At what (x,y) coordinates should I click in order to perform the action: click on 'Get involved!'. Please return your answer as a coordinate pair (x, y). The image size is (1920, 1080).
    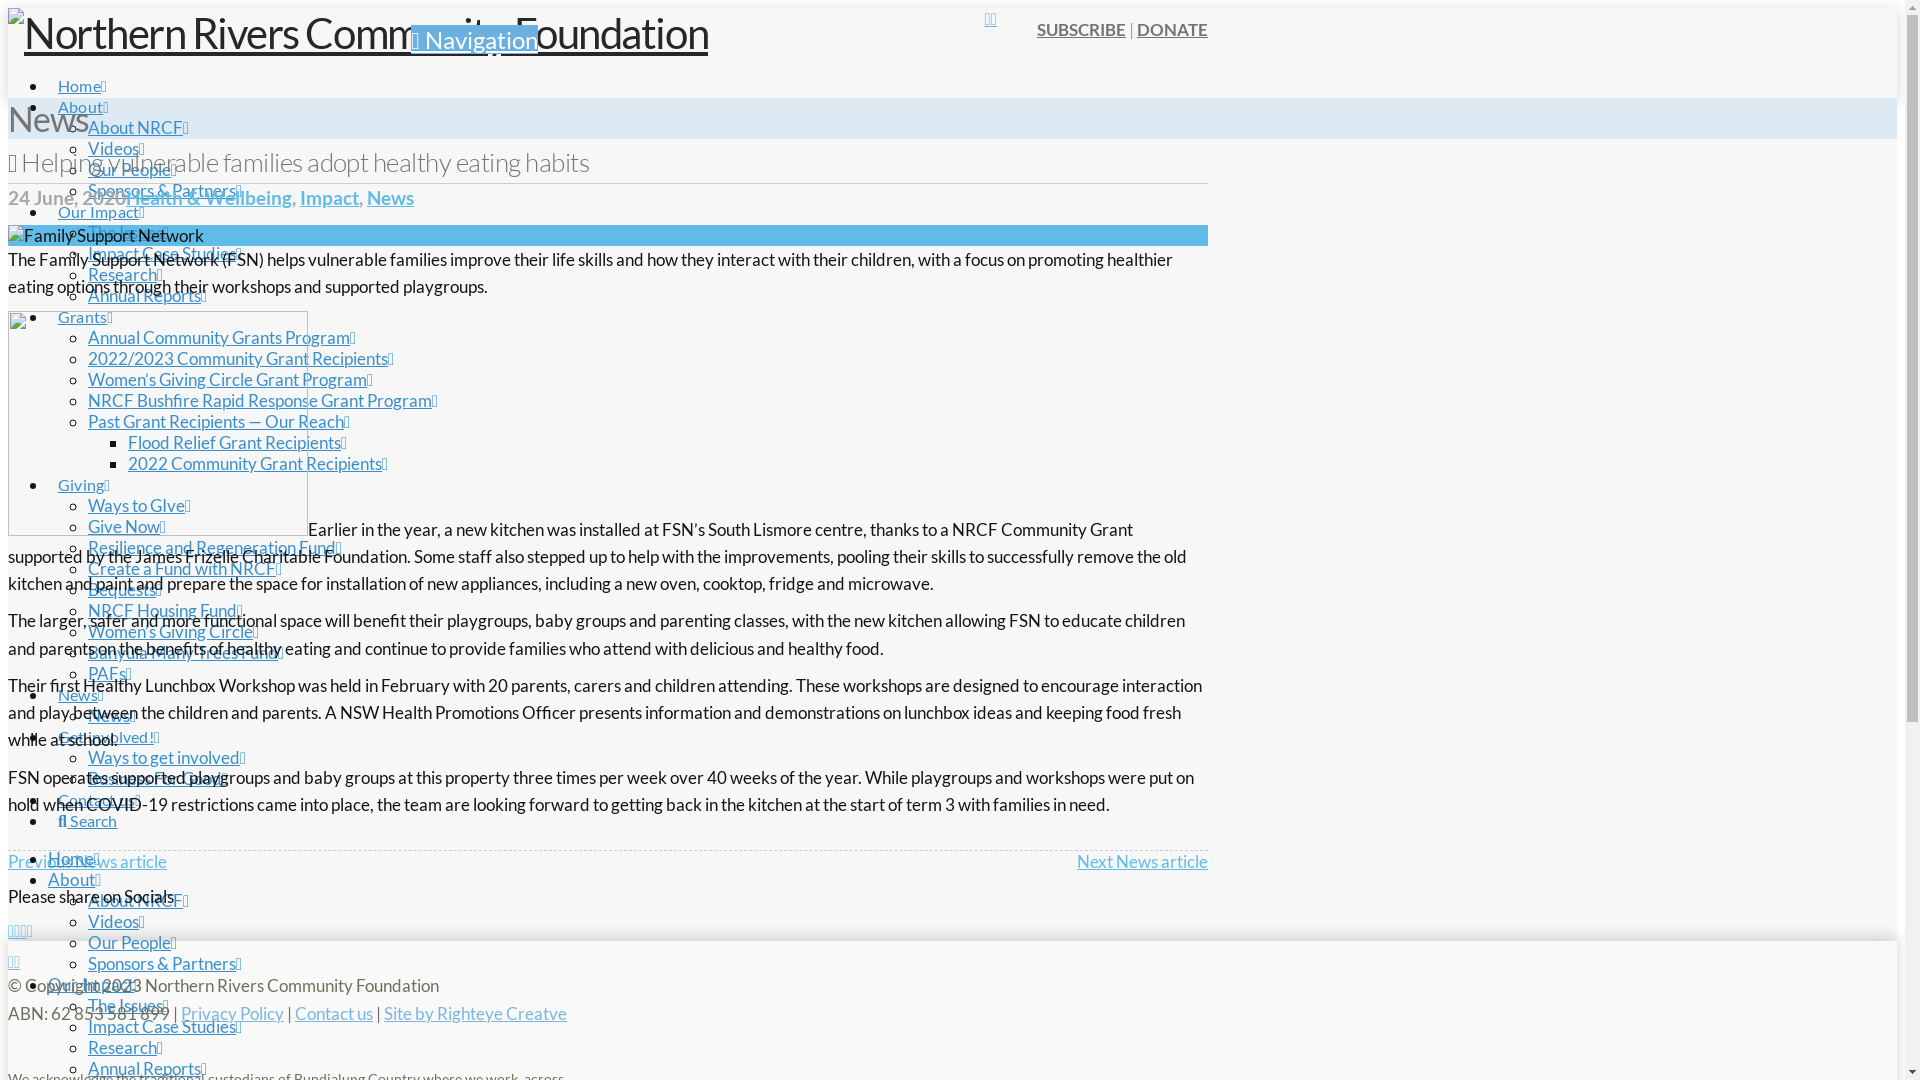
    Looking at the image, I should click on (108, 716).